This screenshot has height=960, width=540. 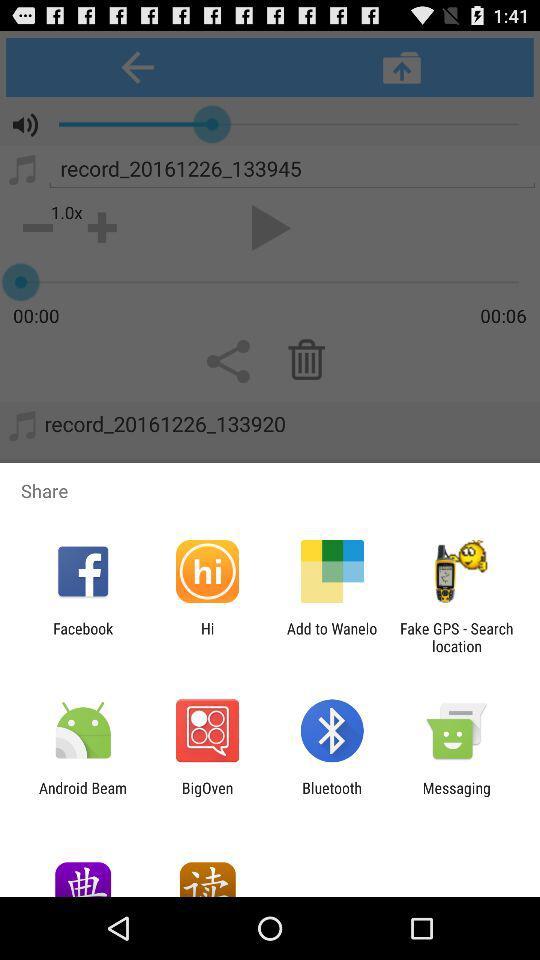 I want to click on messaging item, so click(x=456, y=796).